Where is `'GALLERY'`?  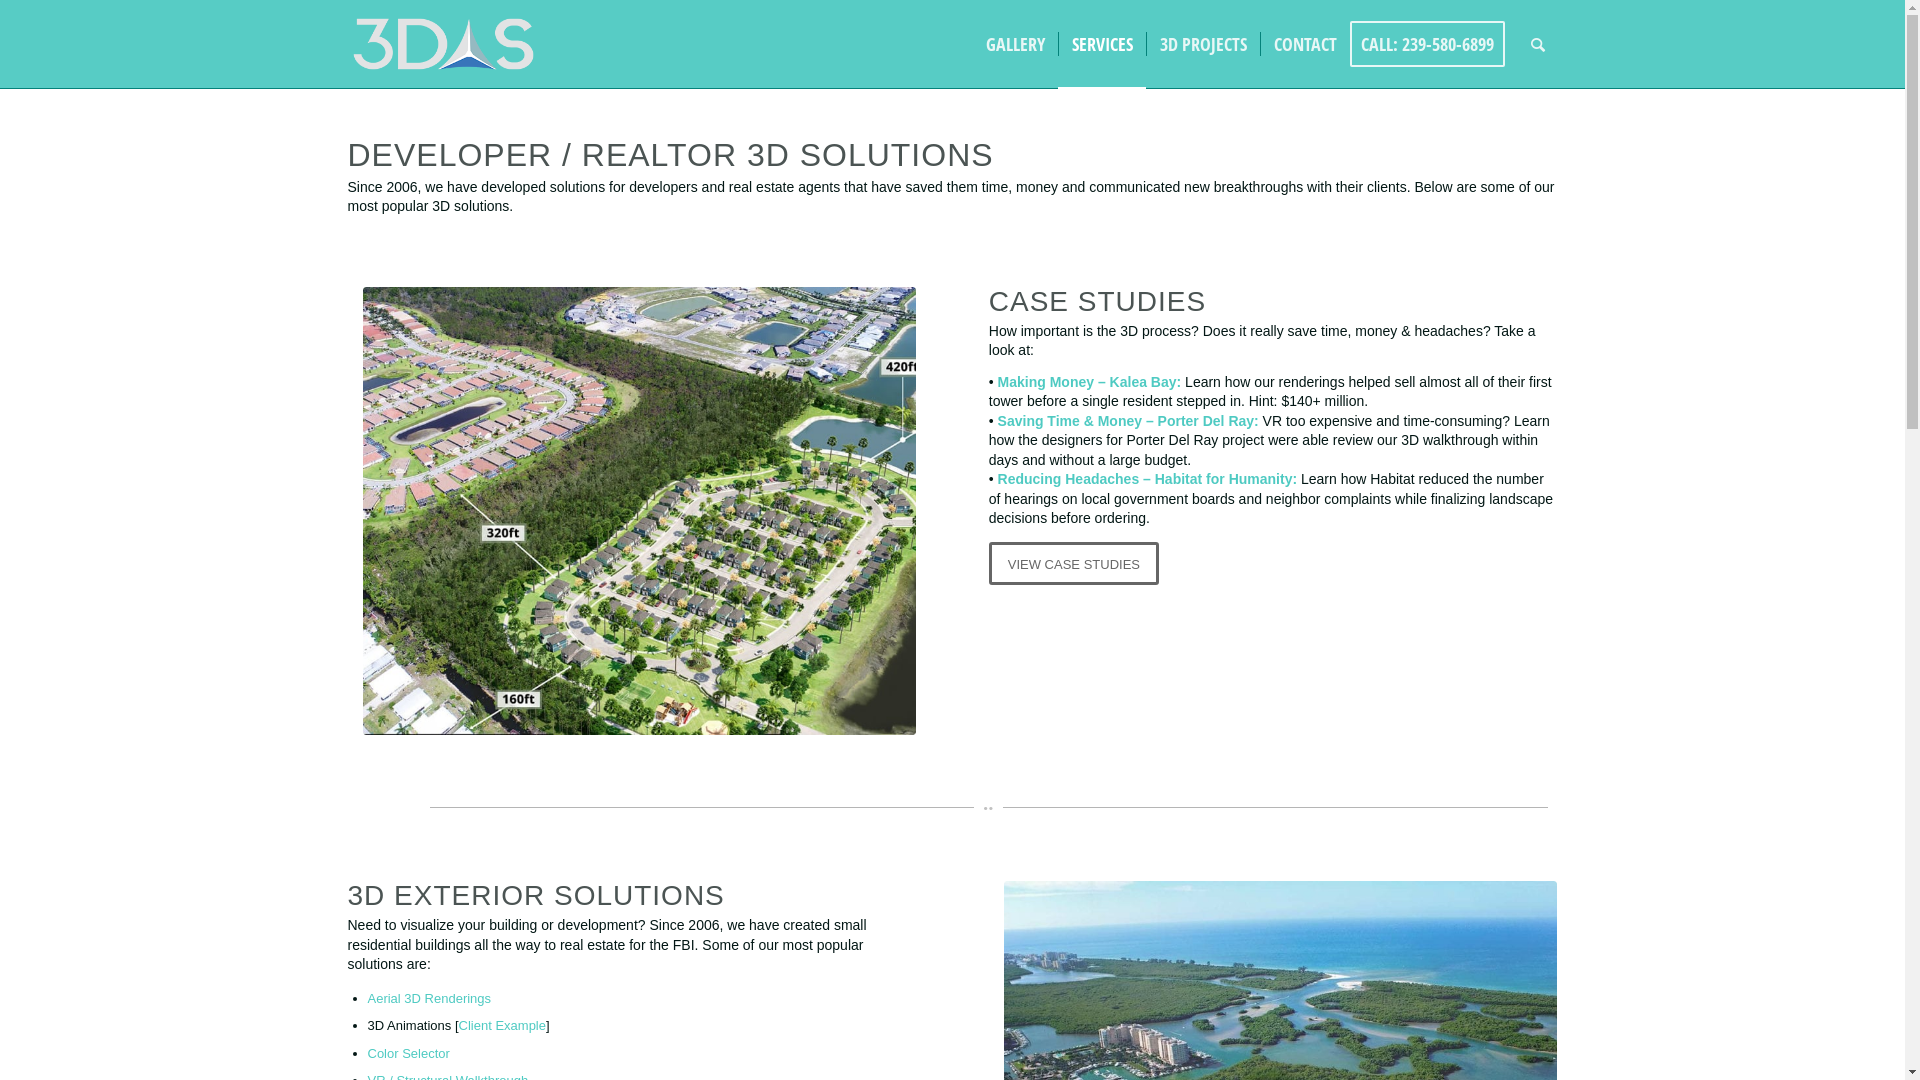 'GALLERY' is located at coordinates (1014, 43).